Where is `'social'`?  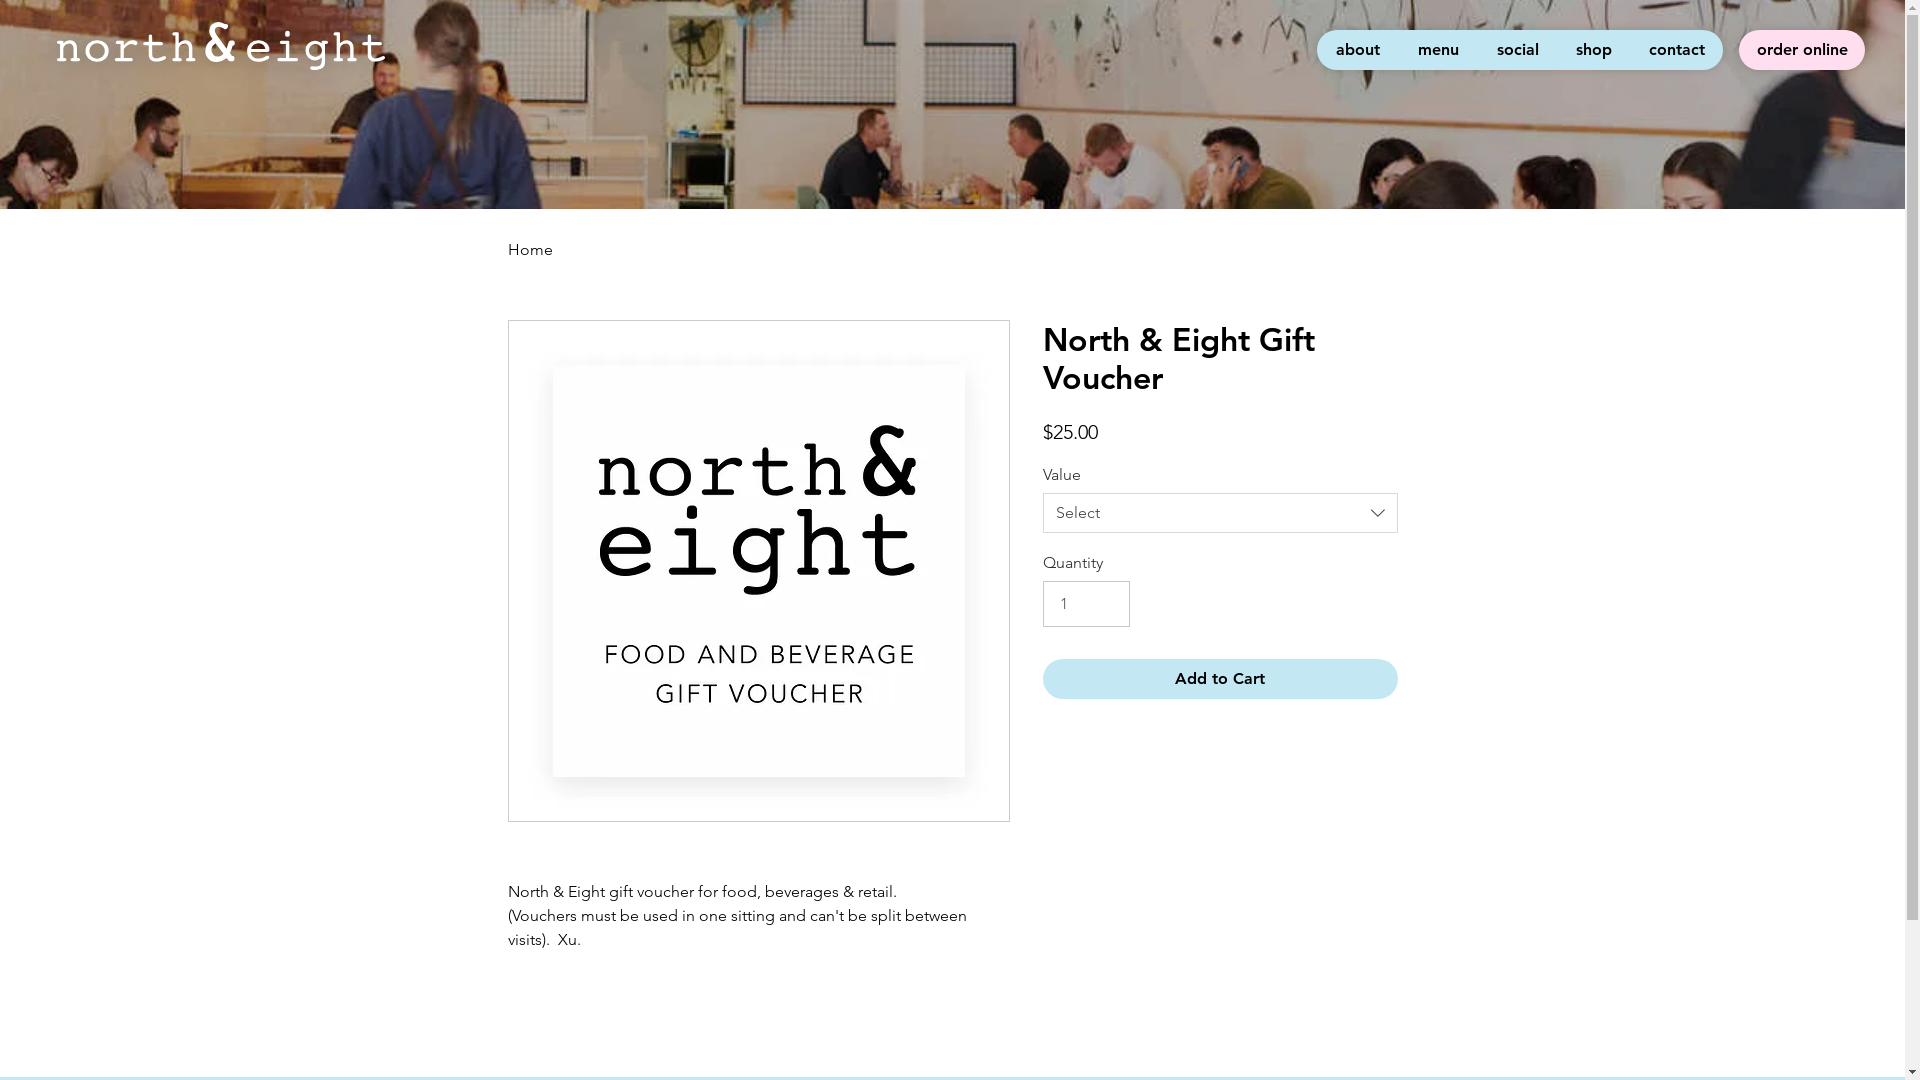 'social' is located at coordinates (1477, 49).